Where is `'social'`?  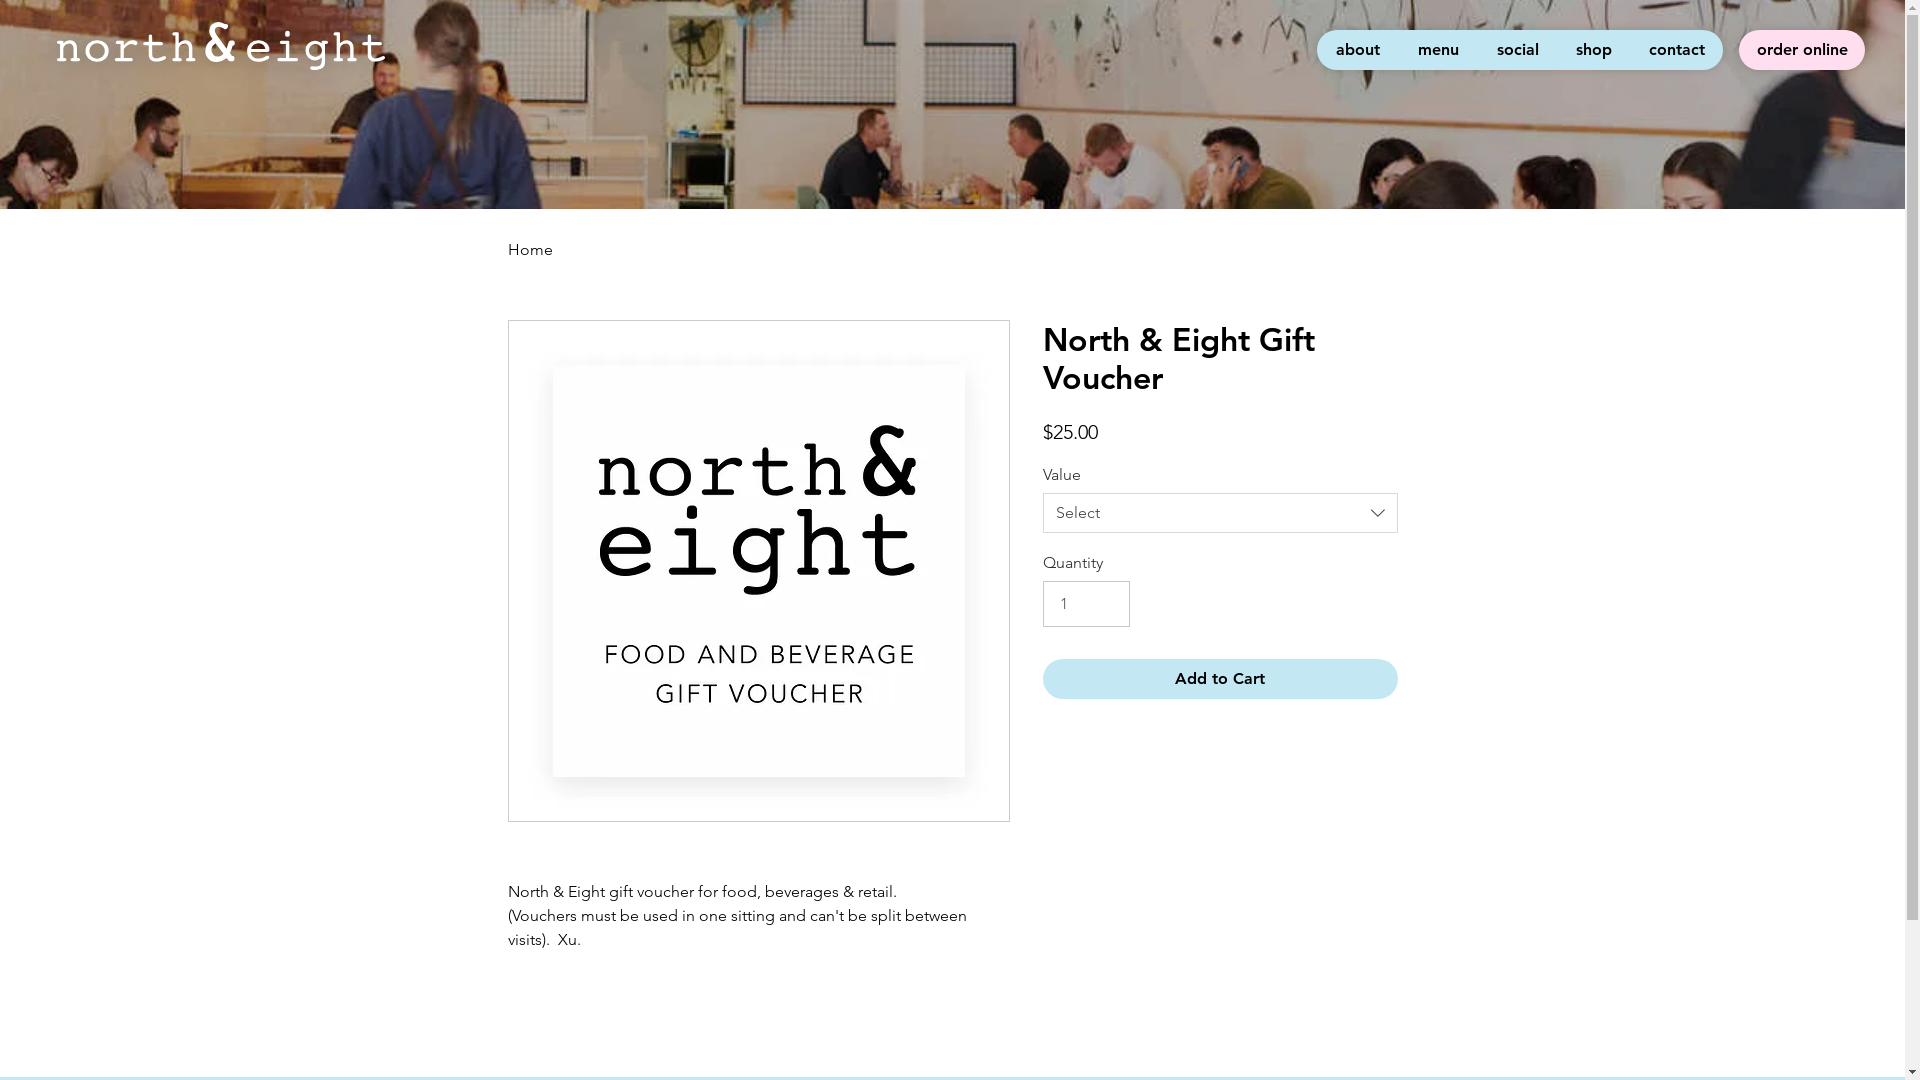 'social' is located at coordinates (1477, 49).